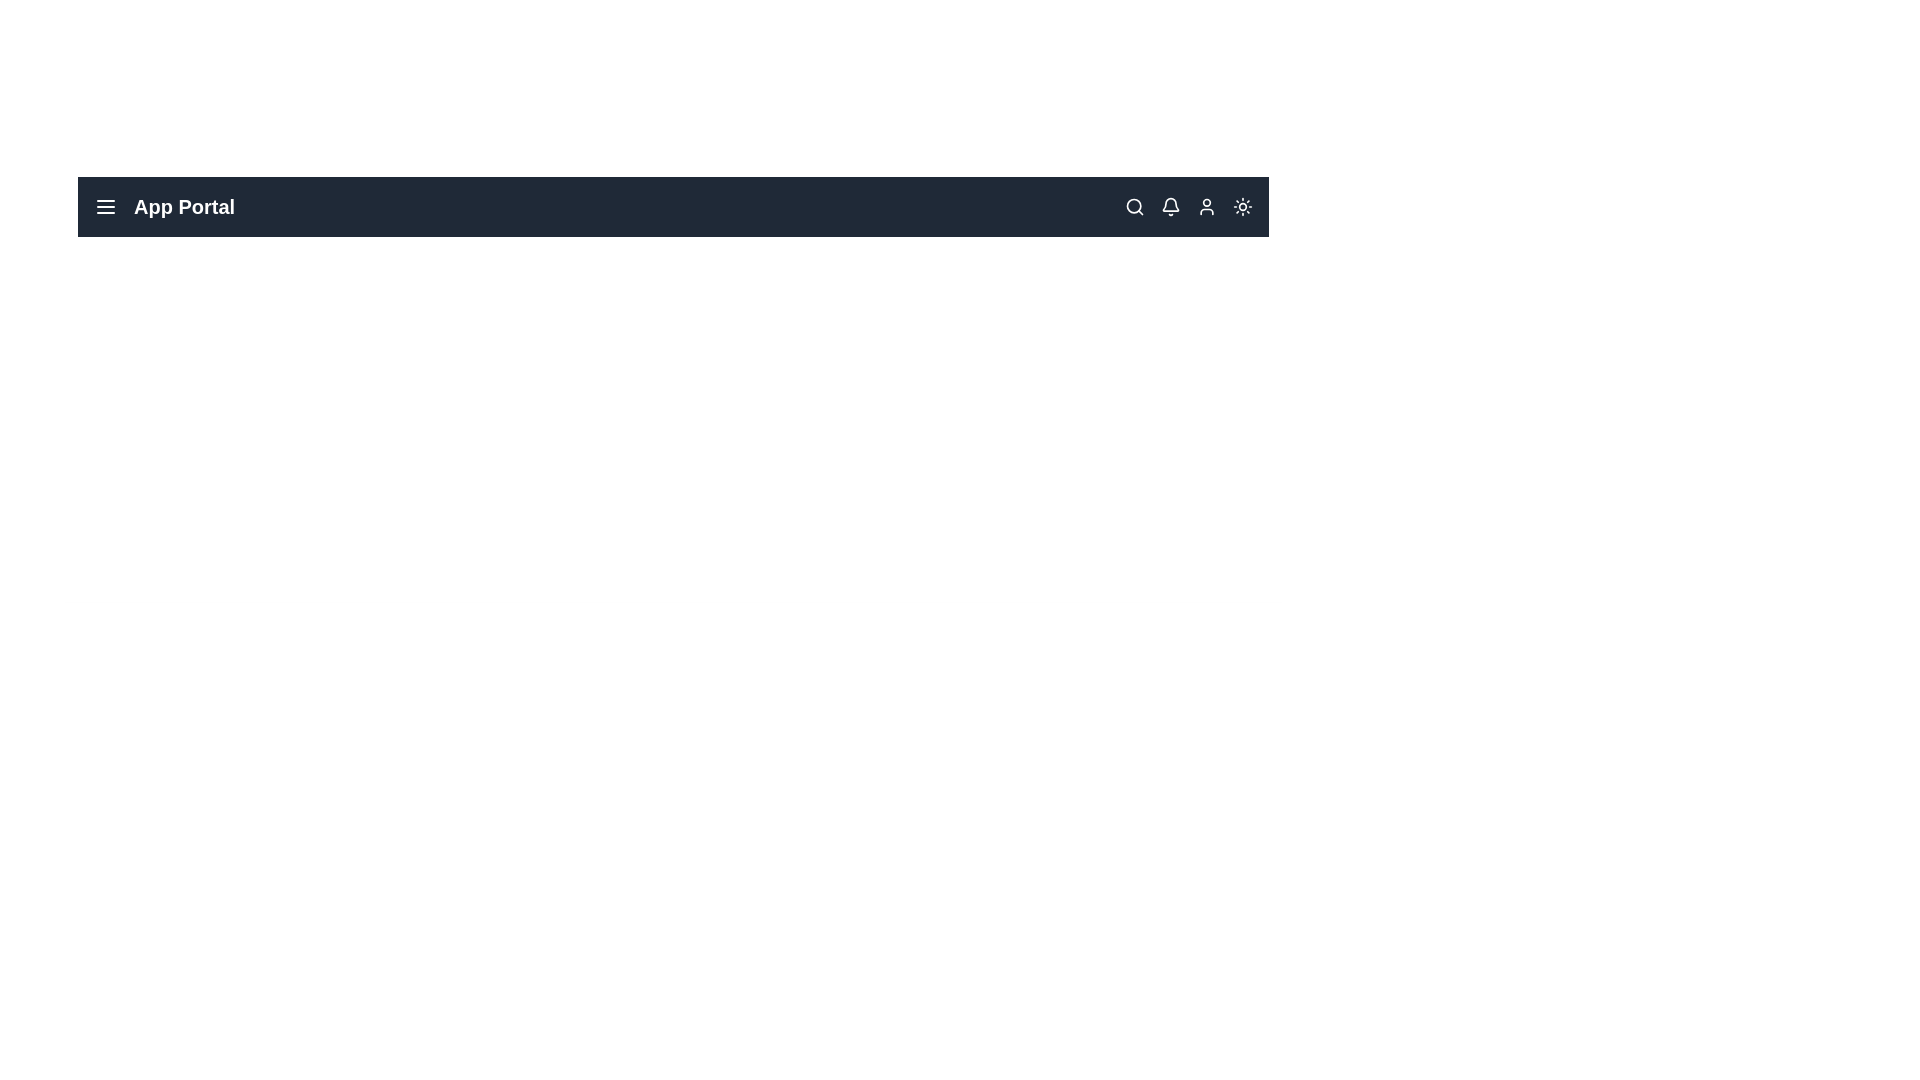 The height and width of the screenshot is (1080, 1920). What do you see at coordinates (1134, 207) in the screenshot?
I see `the search icon to initiate a search action` at bounding box center [1134, 207].